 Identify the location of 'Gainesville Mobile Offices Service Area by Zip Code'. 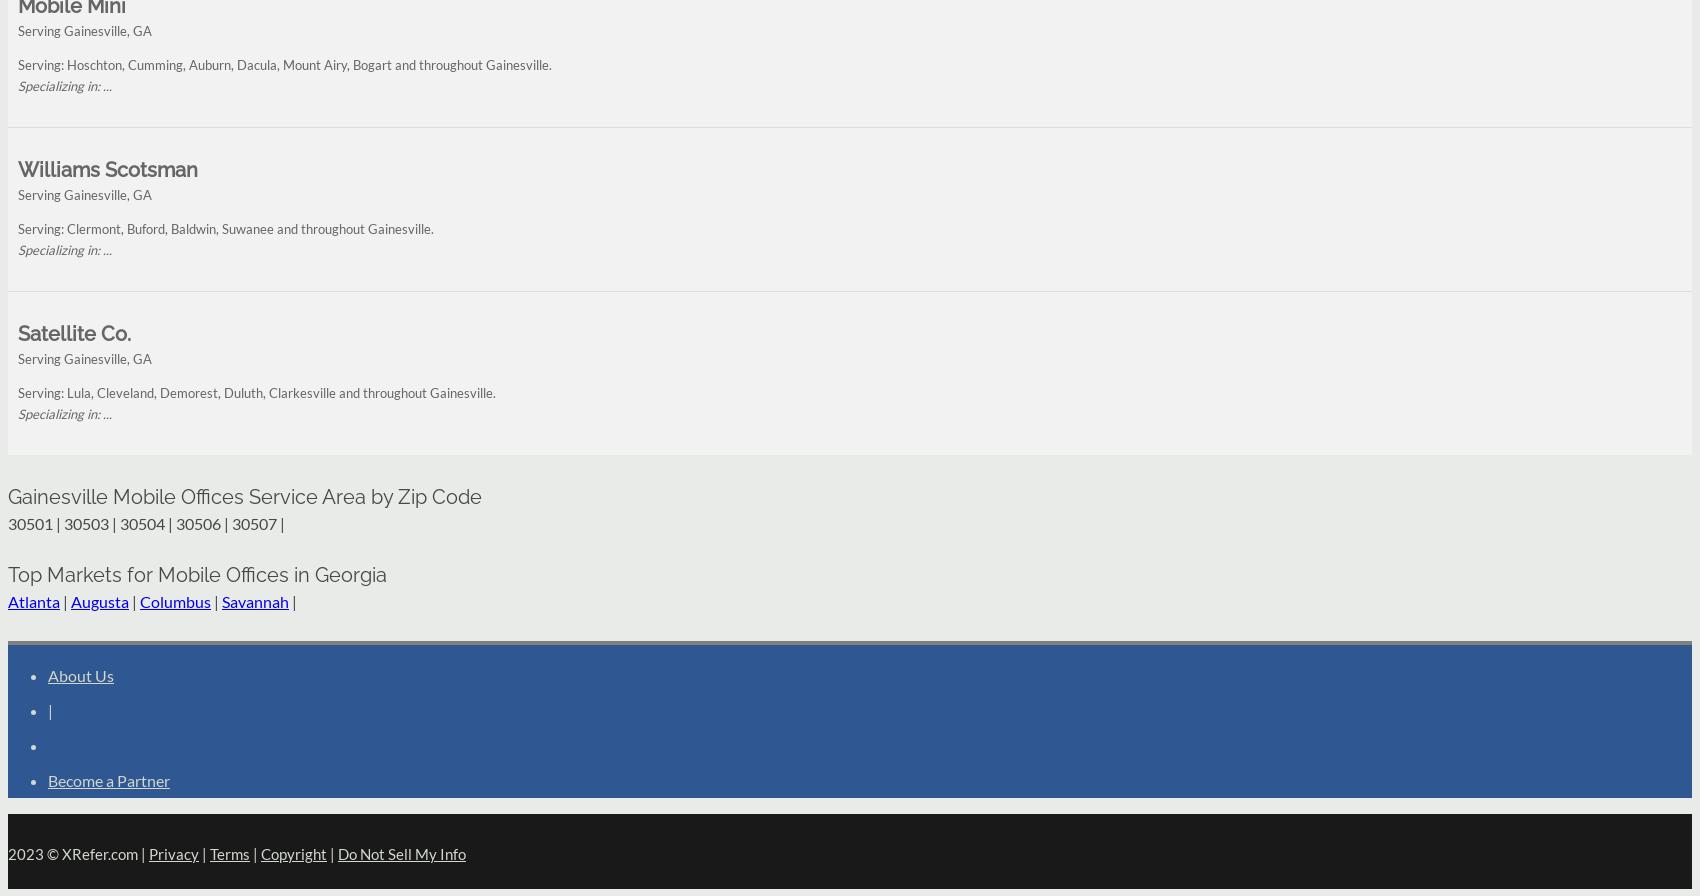
(7, 496).